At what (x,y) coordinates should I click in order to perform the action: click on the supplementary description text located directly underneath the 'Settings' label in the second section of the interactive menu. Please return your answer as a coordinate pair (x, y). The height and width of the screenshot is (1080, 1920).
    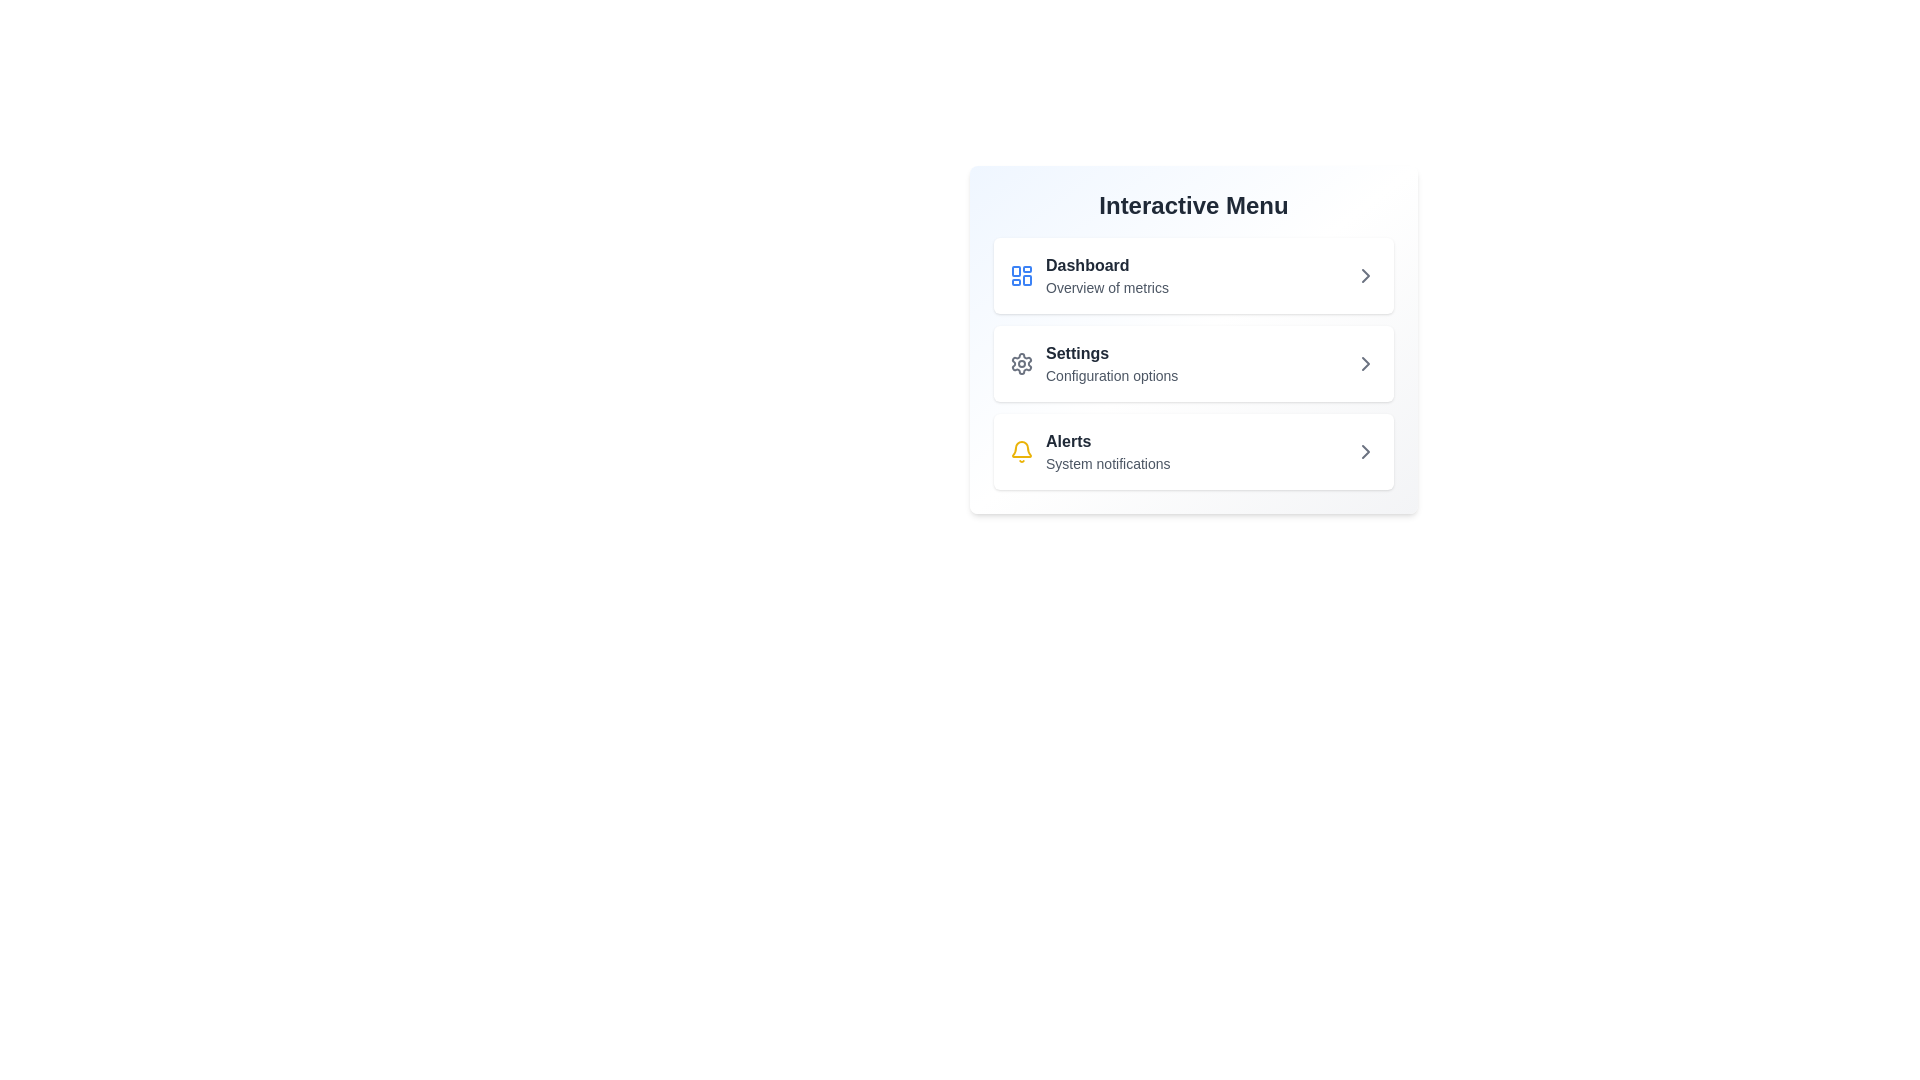
    Looking at the image, I should click on (1111, 375).